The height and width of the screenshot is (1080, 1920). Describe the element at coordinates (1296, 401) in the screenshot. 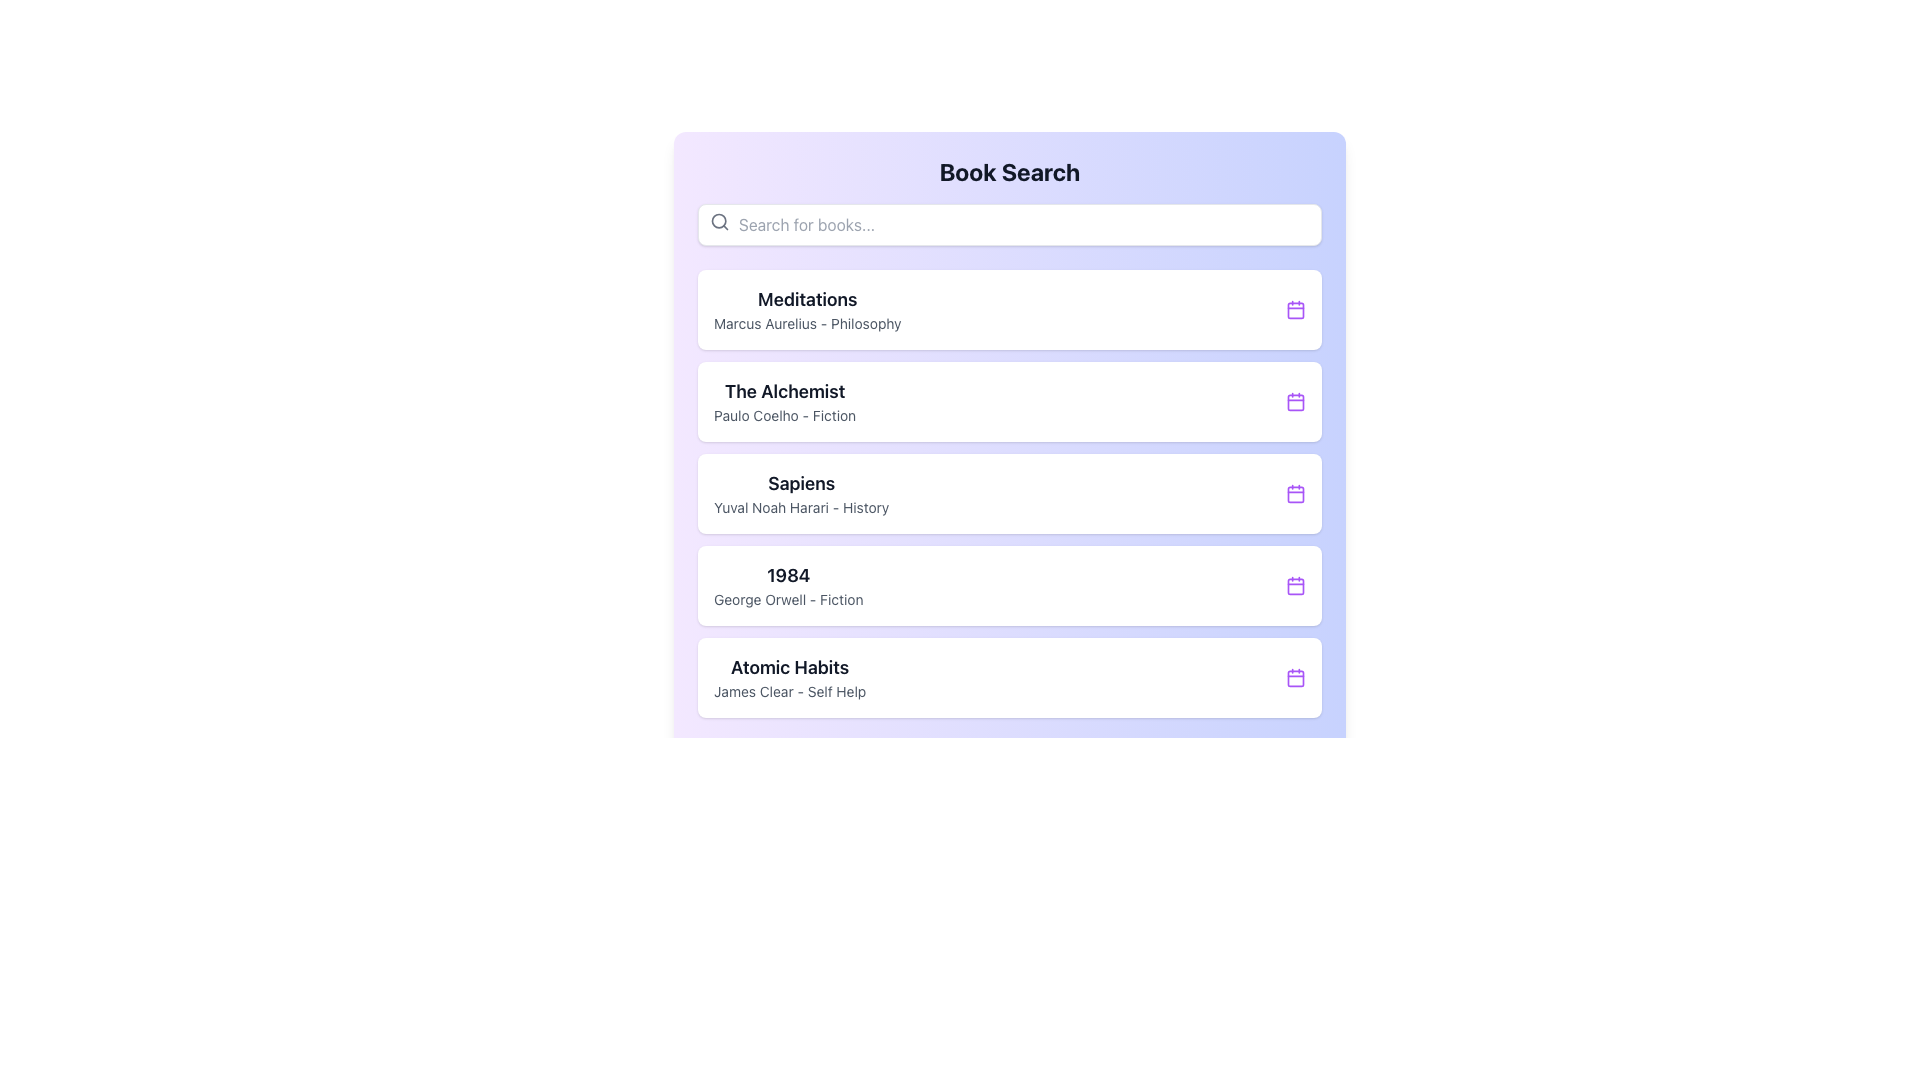

I see `the date-related icon located in the rightmost section of 'The Alchemist' card, next to 'Paulo Coelho - Fiction'` at that location.